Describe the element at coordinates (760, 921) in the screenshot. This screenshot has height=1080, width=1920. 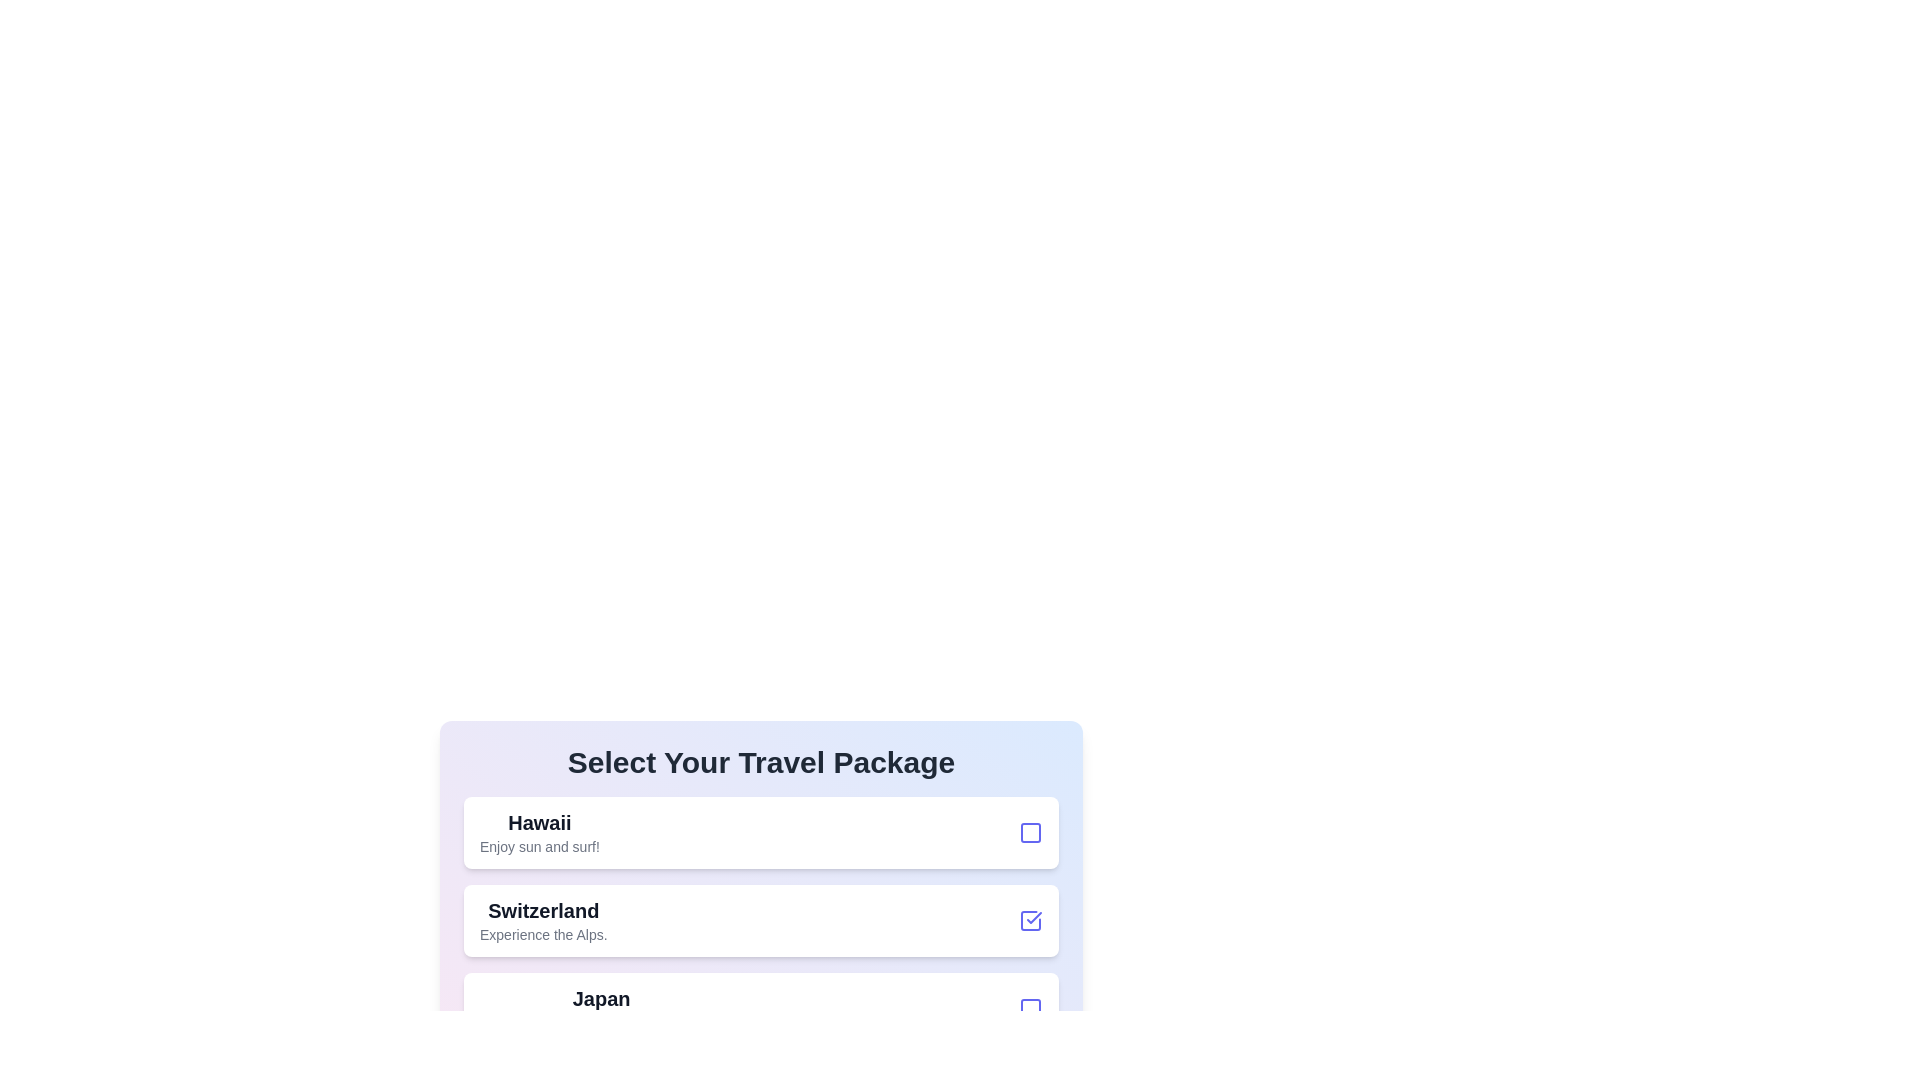
I see `the travel package list item corresponding to Switzerland` at that location.